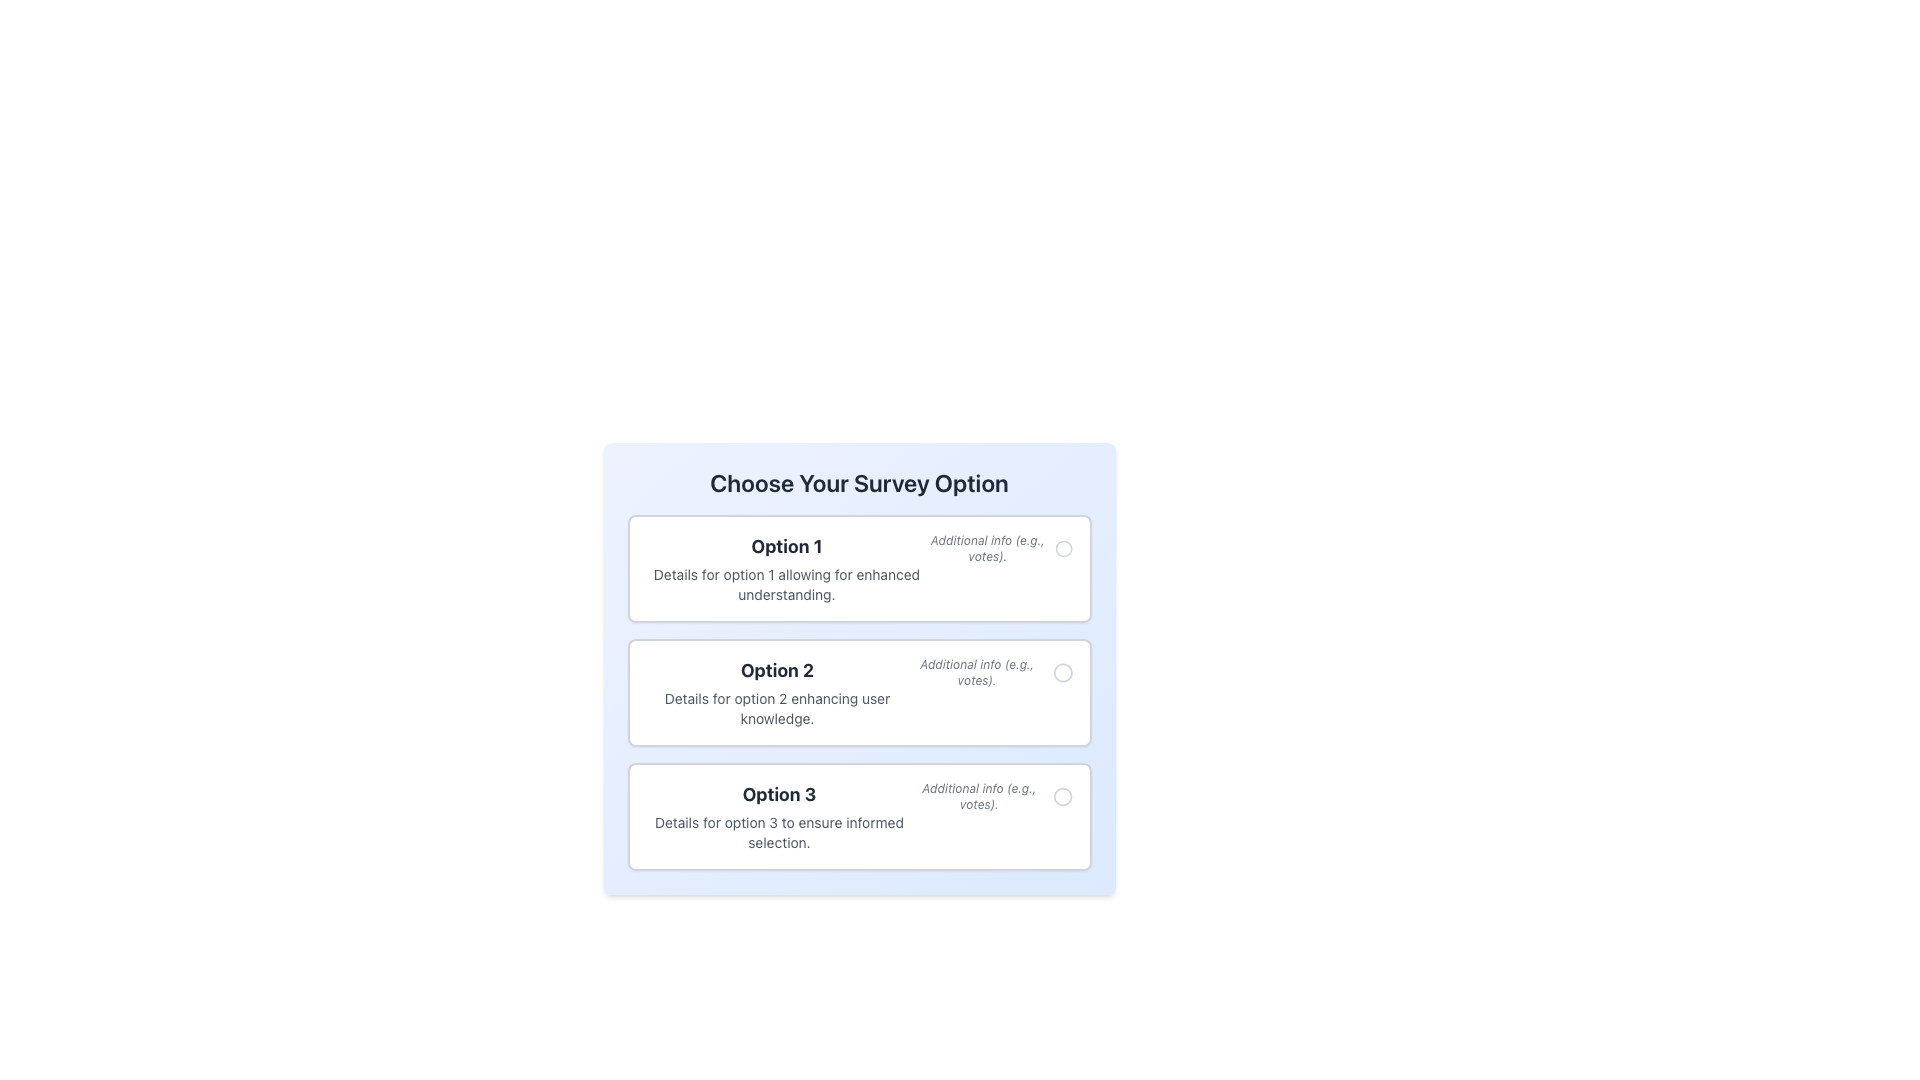  What do you see at coordinates (1062, 672) in the screenshot?
I see `the circular graphic element of the radio button group, which is styled as a light gray outline indicating it is unselected` at bounding box center [1062, 672].